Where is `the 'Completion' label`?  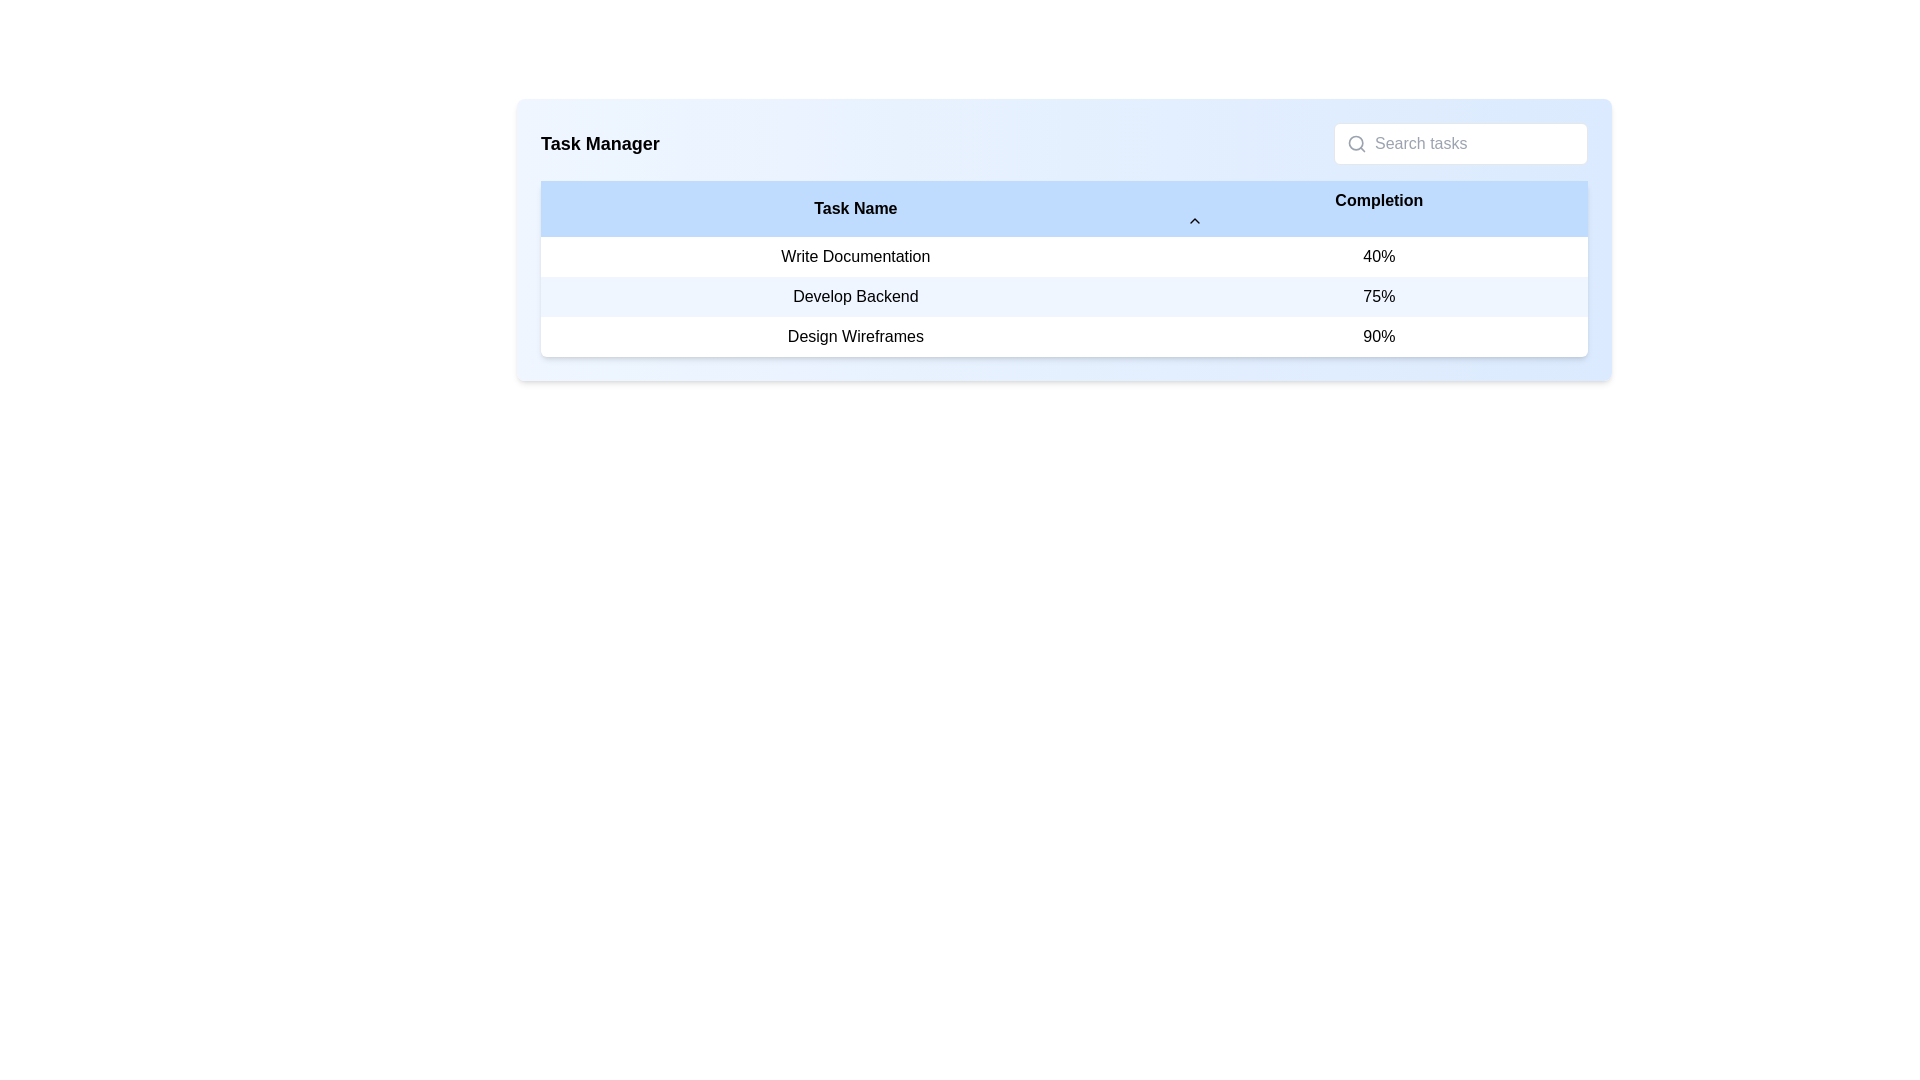
the 'Completion' label is located at coordinates (1378, 208).